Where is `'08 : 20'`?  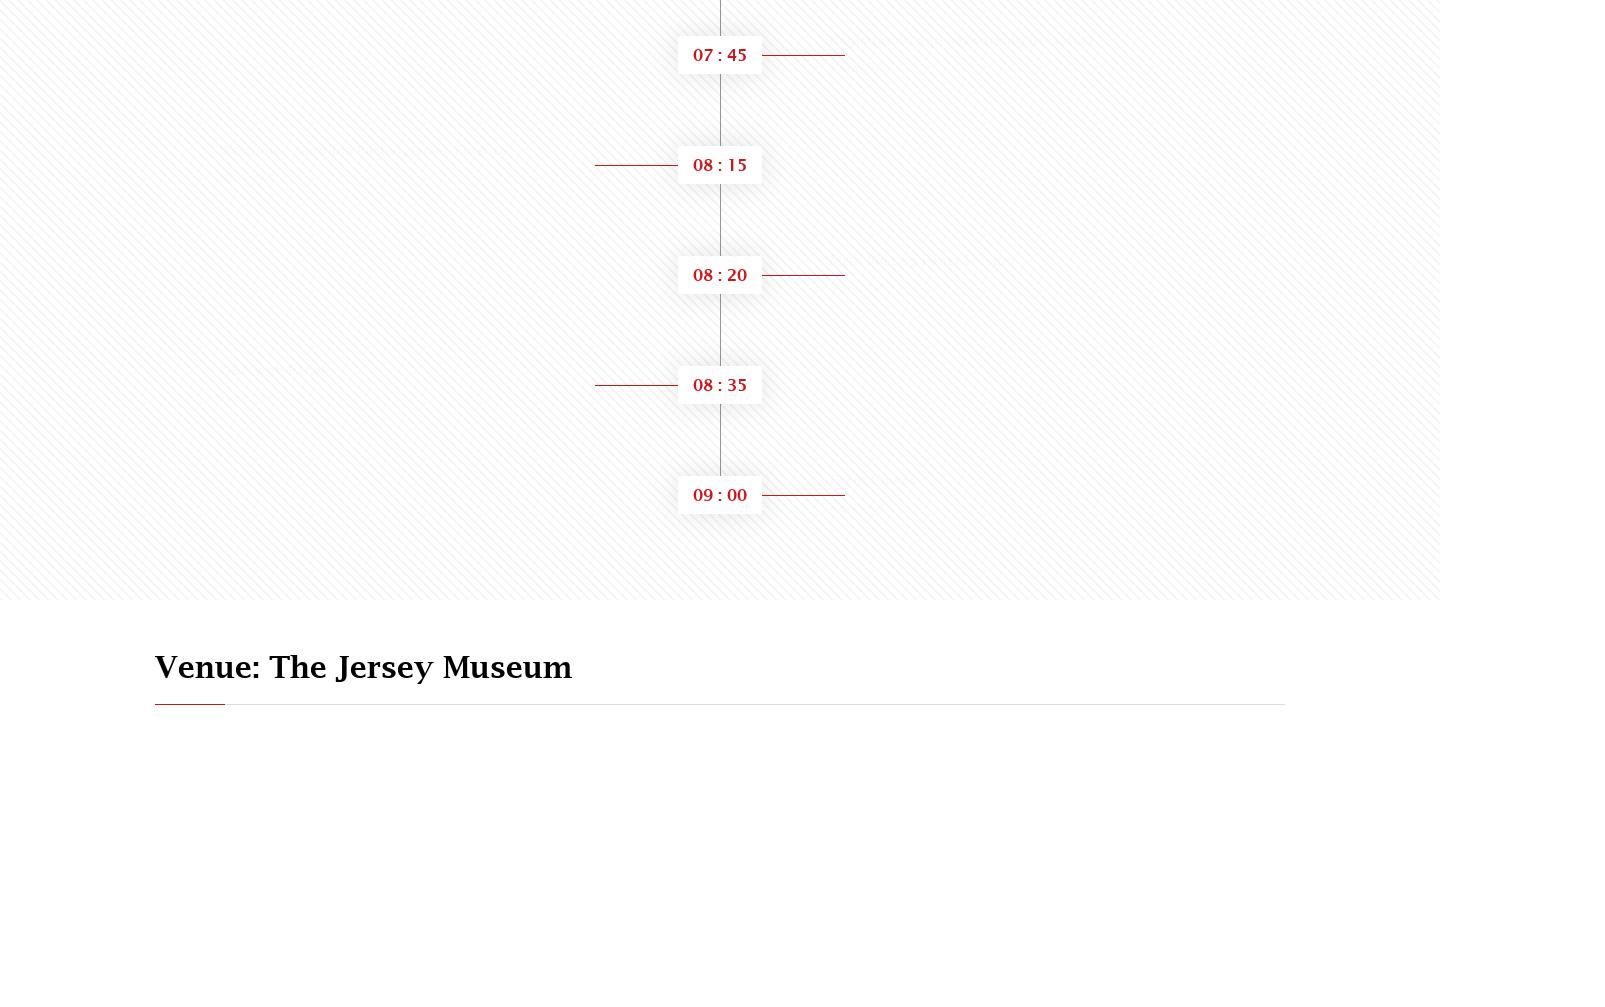
'08 : 20' is located at coordinates (719, 274).